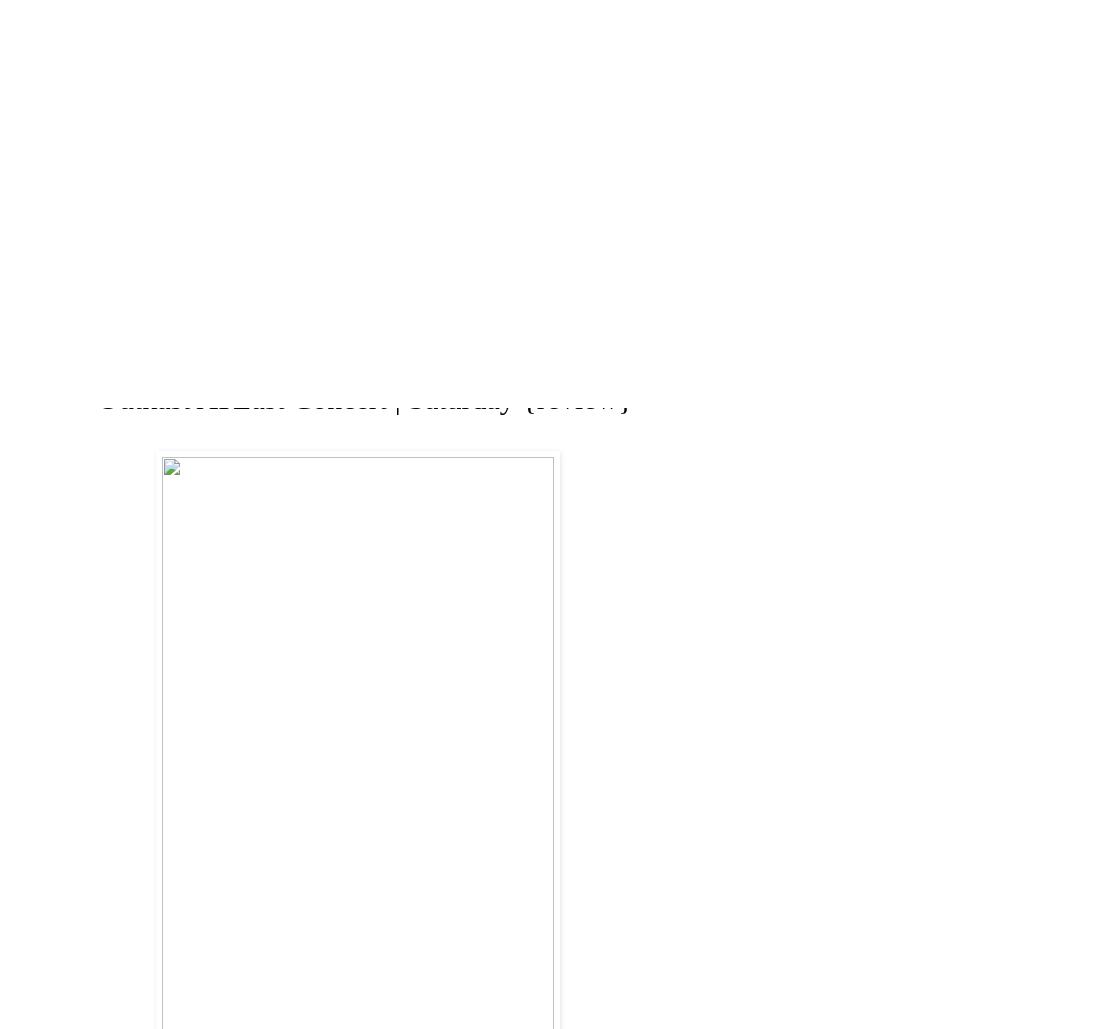 This screenshot has height=1029, width=1098. What do you see at coordinates (500, 240) in the screenshot?
I see `'Pages'` at bounding box center [500, 240].